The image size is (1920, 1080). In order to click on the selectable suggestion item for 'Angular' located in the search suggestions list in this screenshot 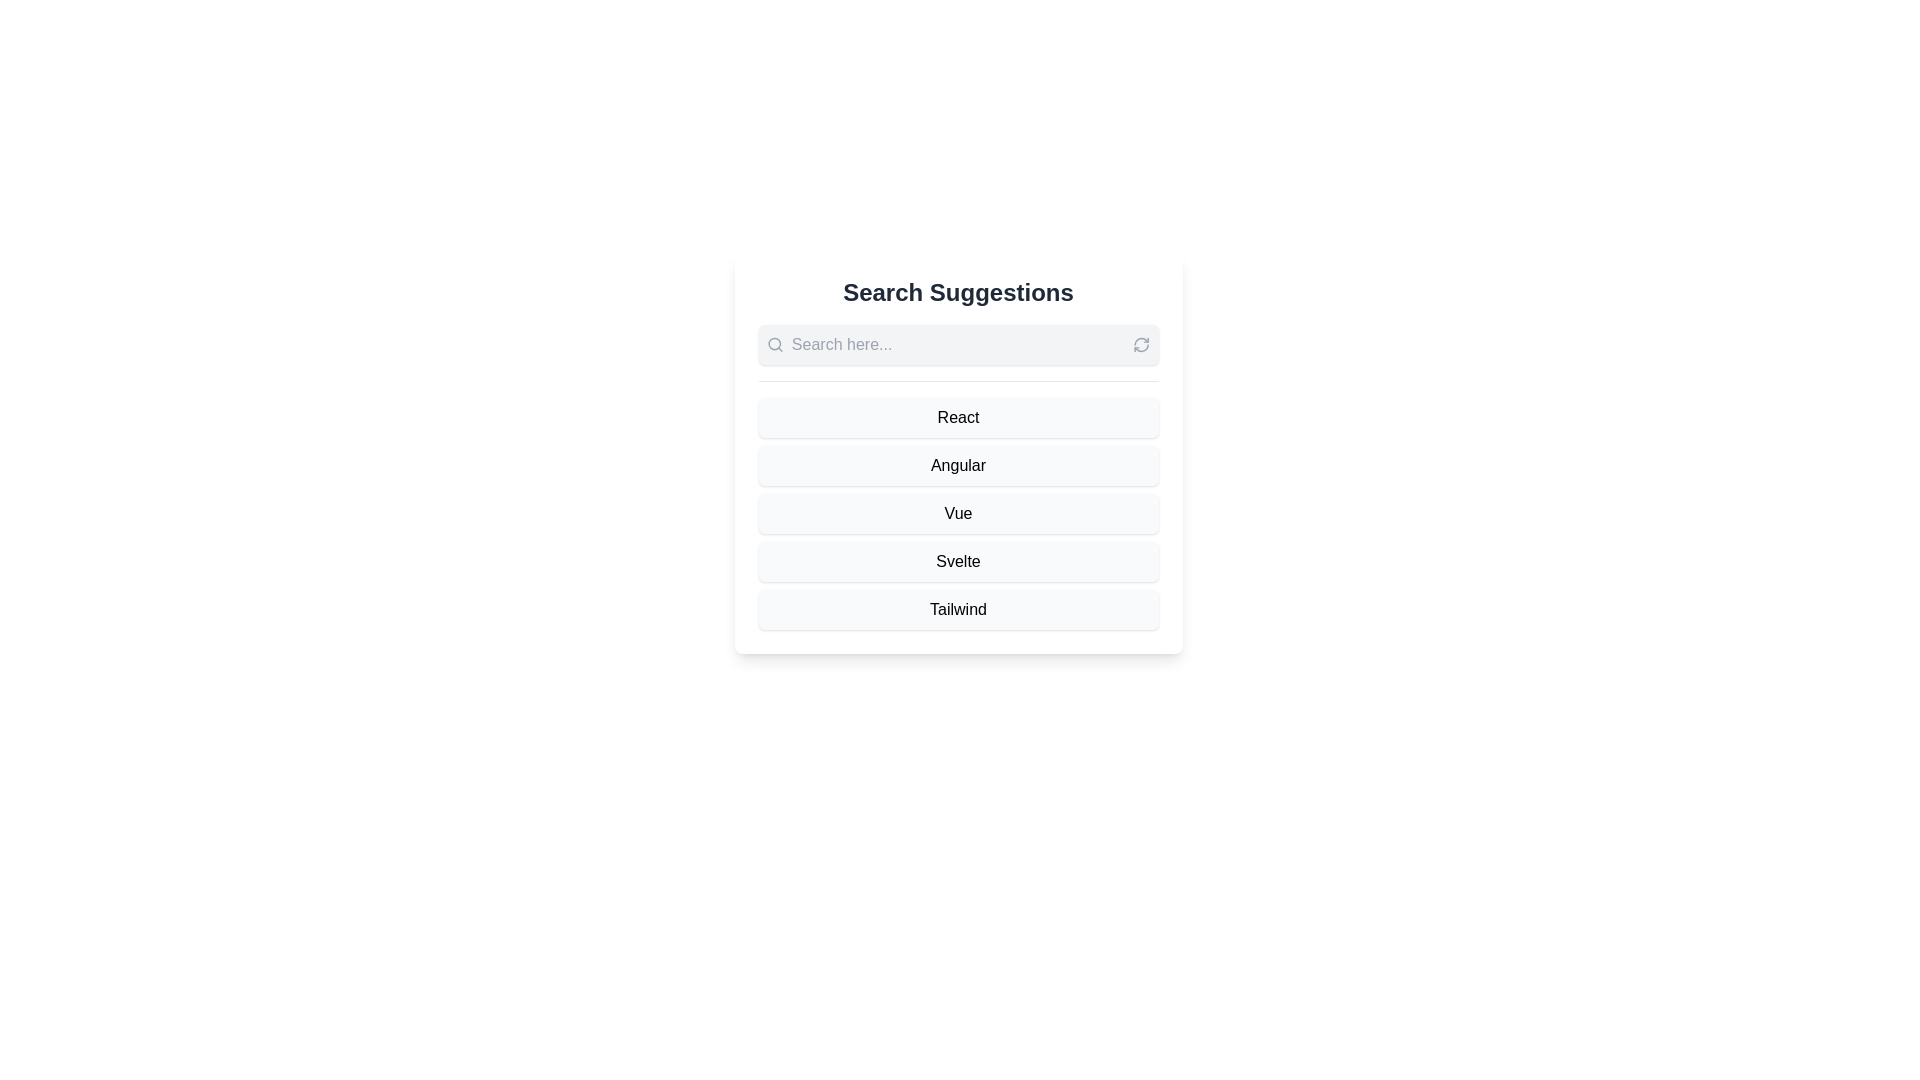, I will do `click(957, 453)`.